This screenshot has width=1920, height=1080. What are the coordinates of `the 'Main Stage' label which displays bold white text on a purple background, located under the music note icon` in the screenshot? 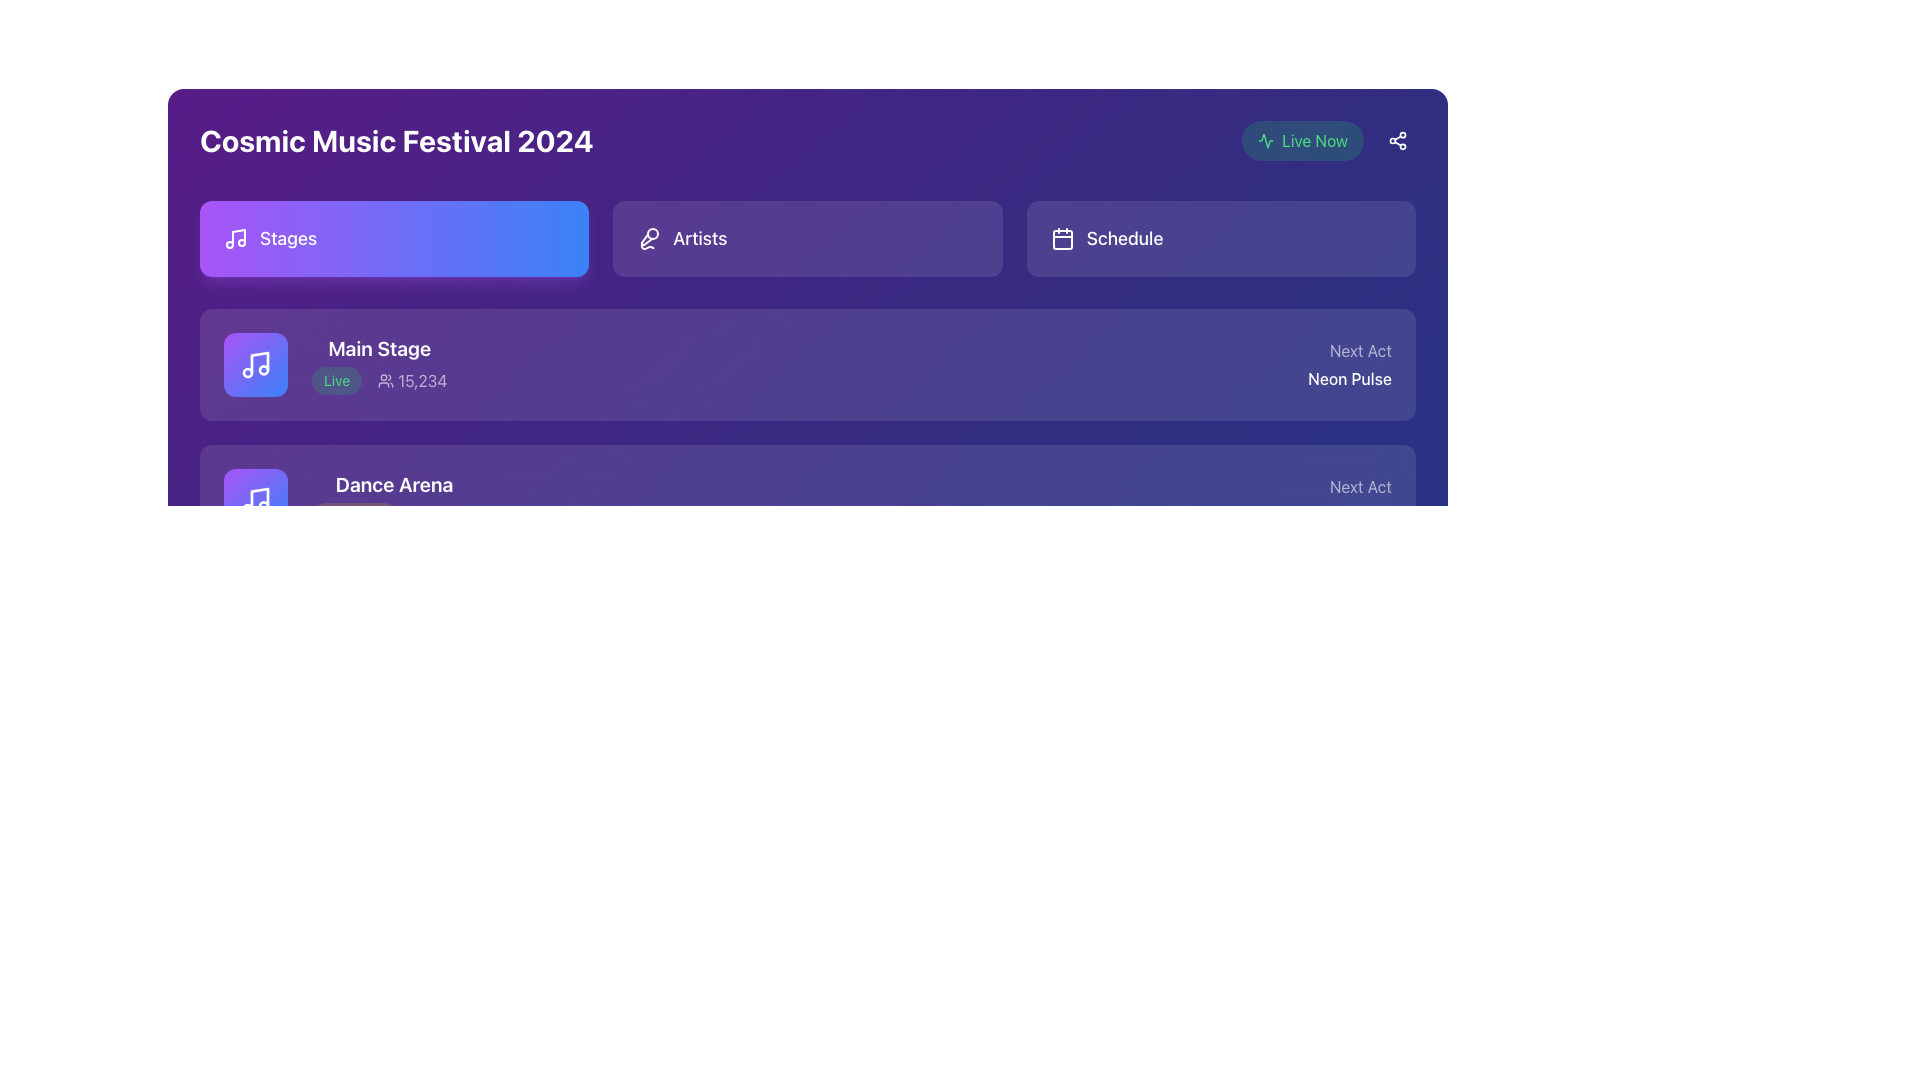 It's located at (379, 347).